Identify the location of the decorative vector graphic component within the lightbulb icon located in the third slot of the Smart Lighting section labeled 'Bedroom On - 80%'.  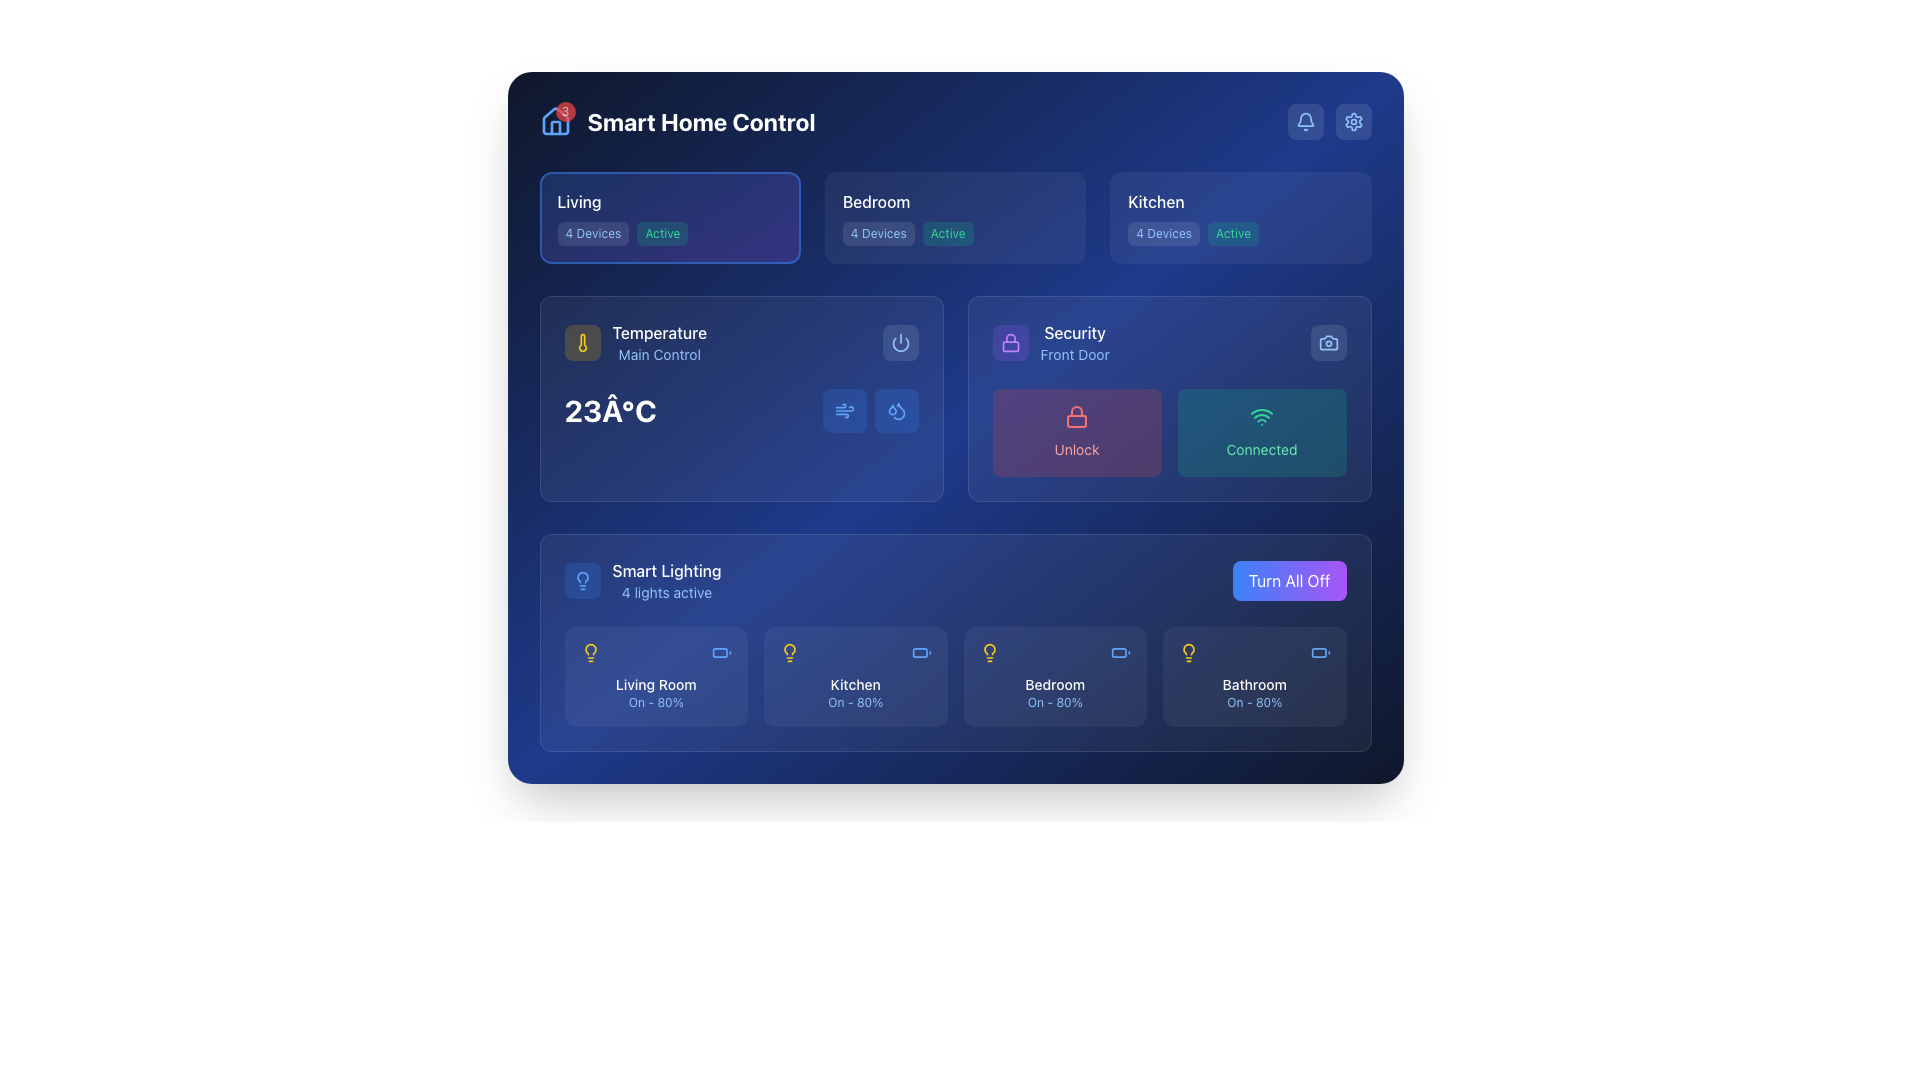
(989, 649).